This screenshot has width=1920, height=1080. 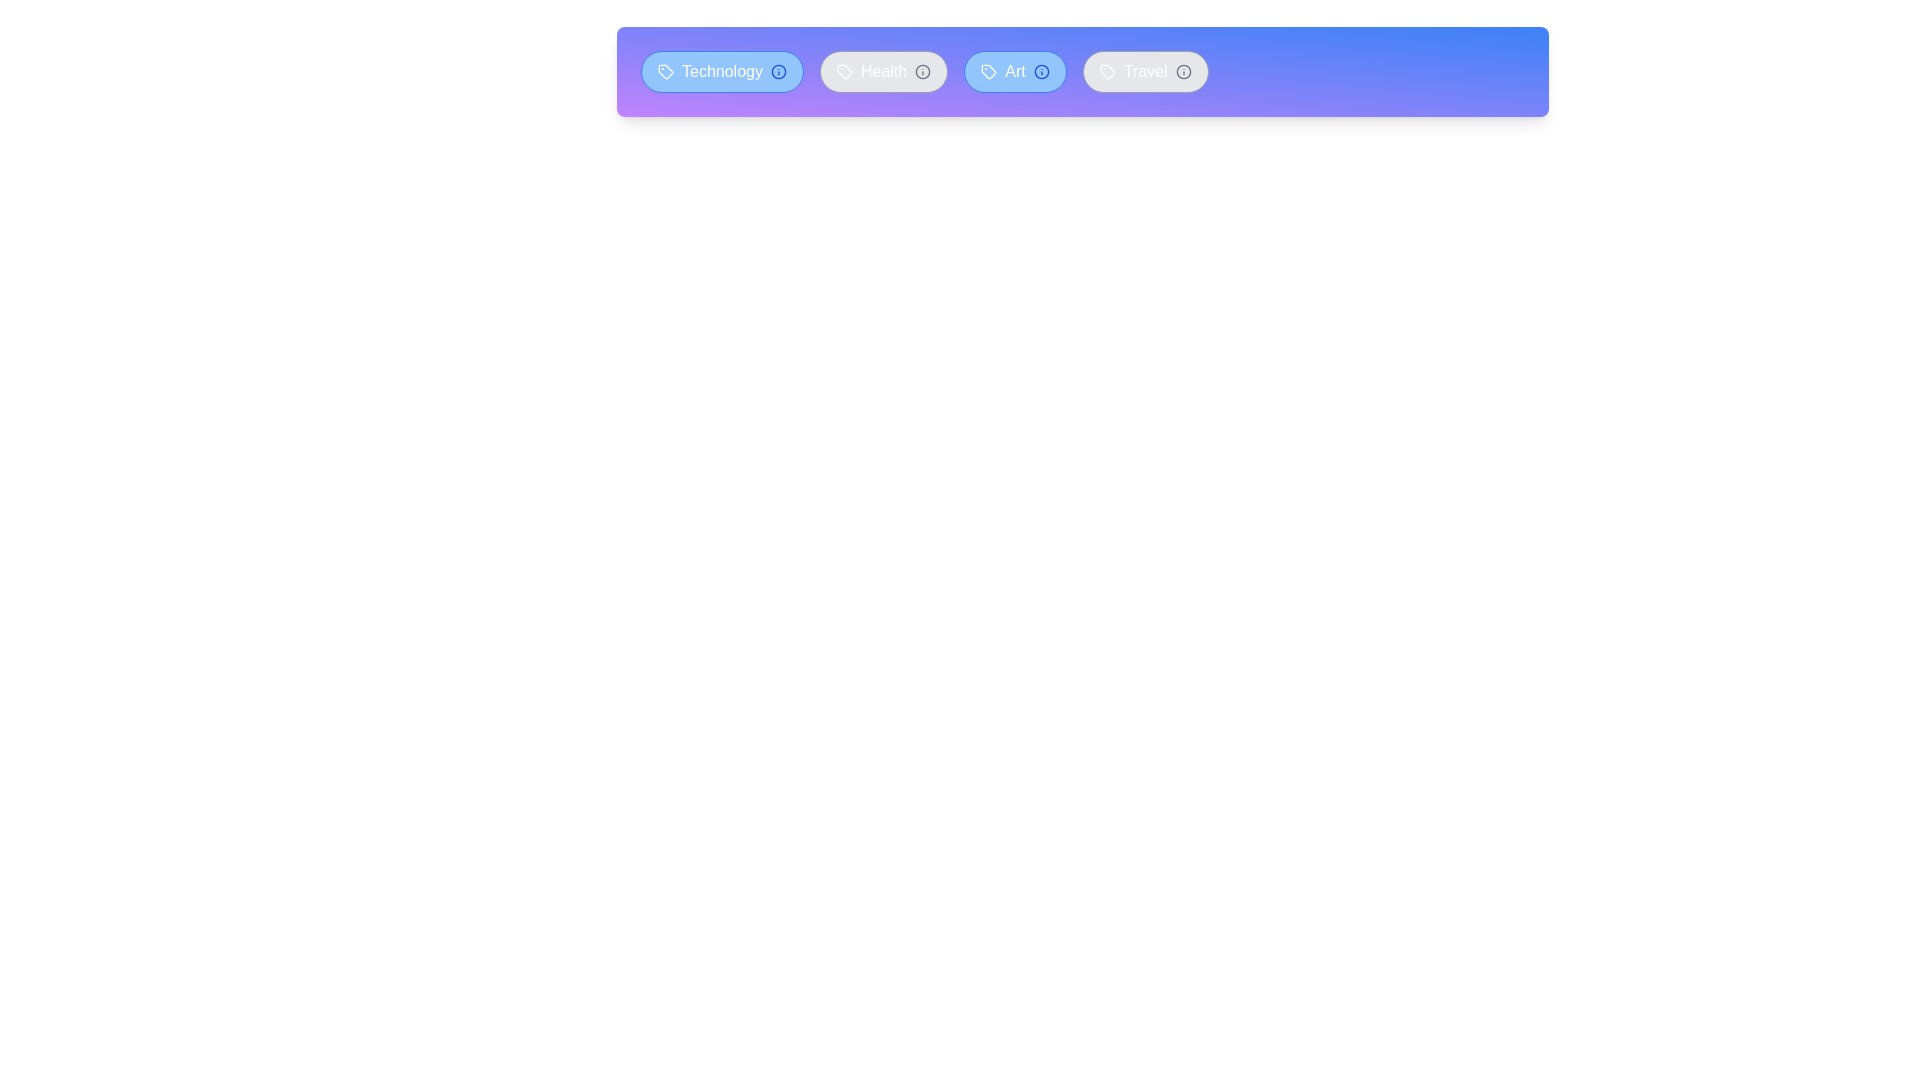 What do you see at coordinates (720, 71) in the screenshot?
I see `the tag labeled Technology to toggle its active status` at bounding box center [720, 71].